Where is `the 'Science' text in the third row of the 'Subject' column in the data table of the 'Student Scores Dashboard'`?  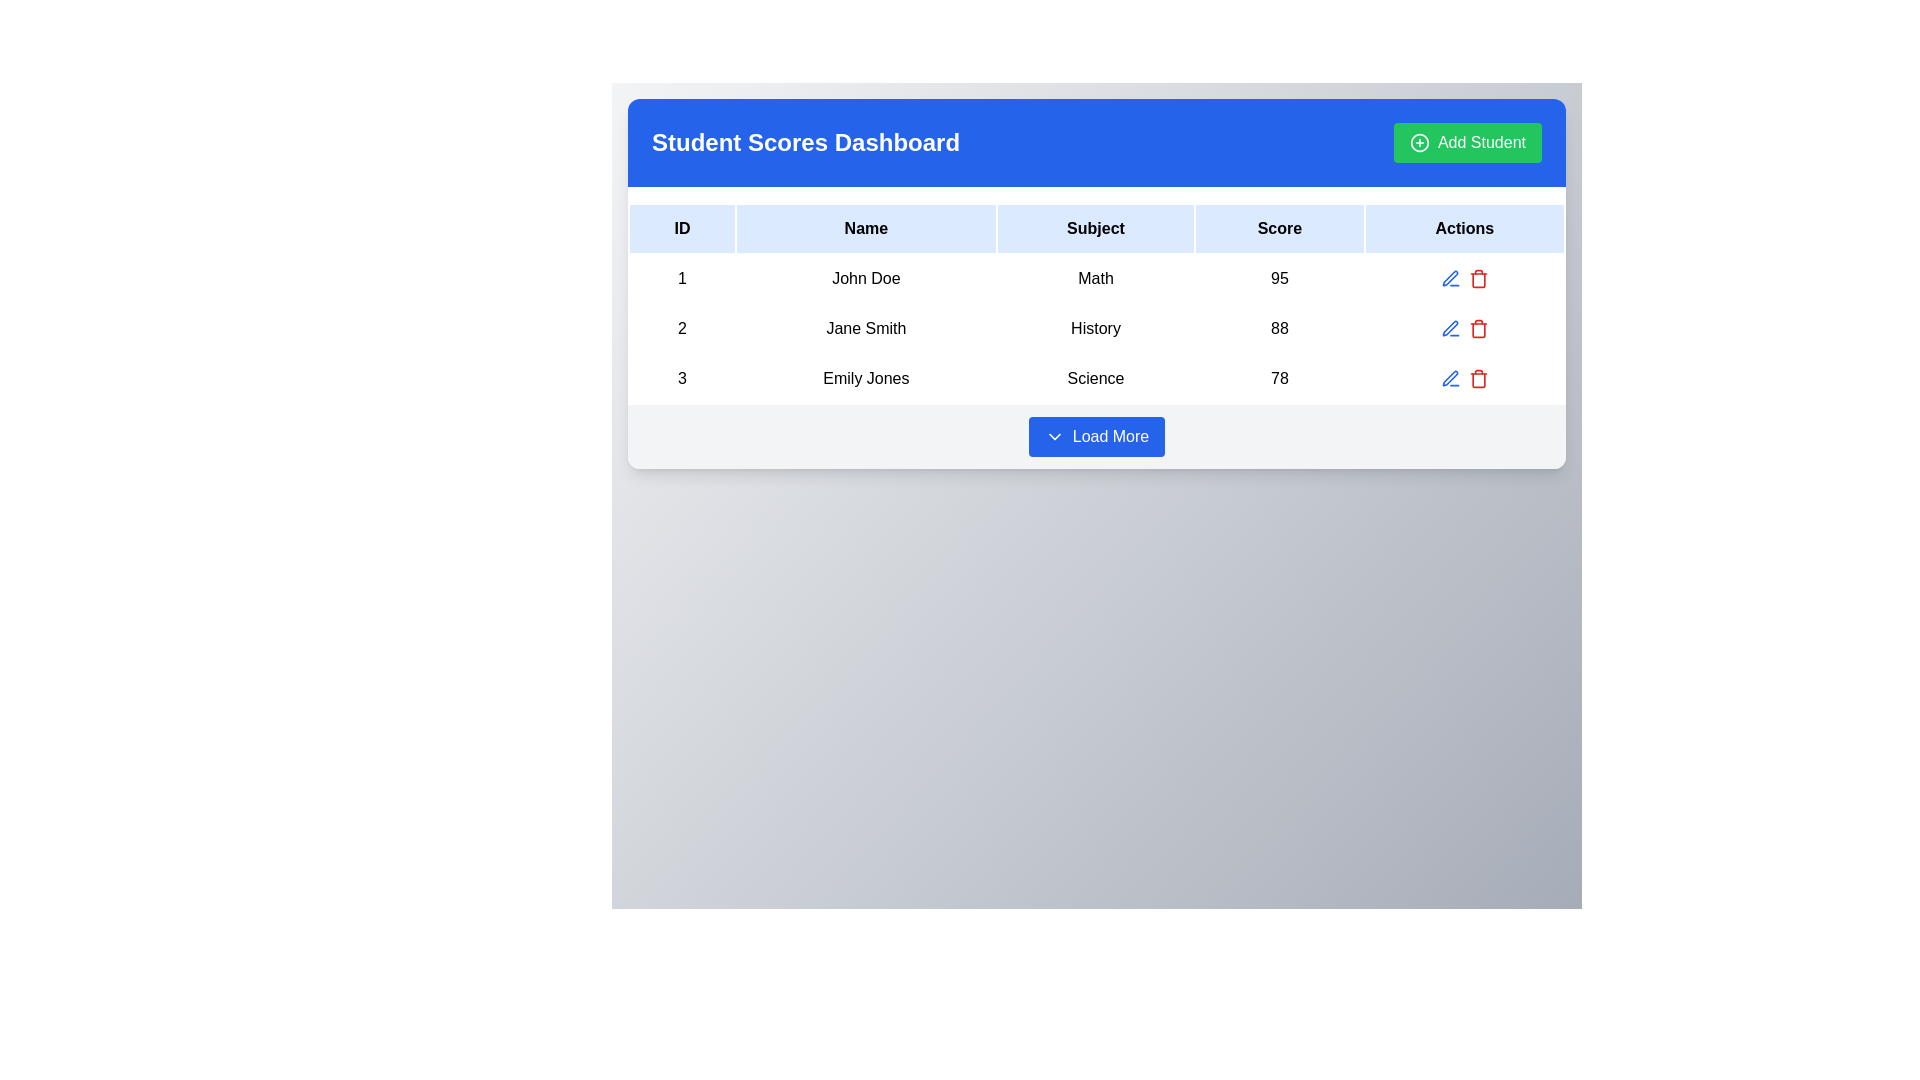
the 'Science' text in the third row of the 'Subject' column in the data table of the 'Student Scores Dashboard' is located at coordinates (1096, 378).